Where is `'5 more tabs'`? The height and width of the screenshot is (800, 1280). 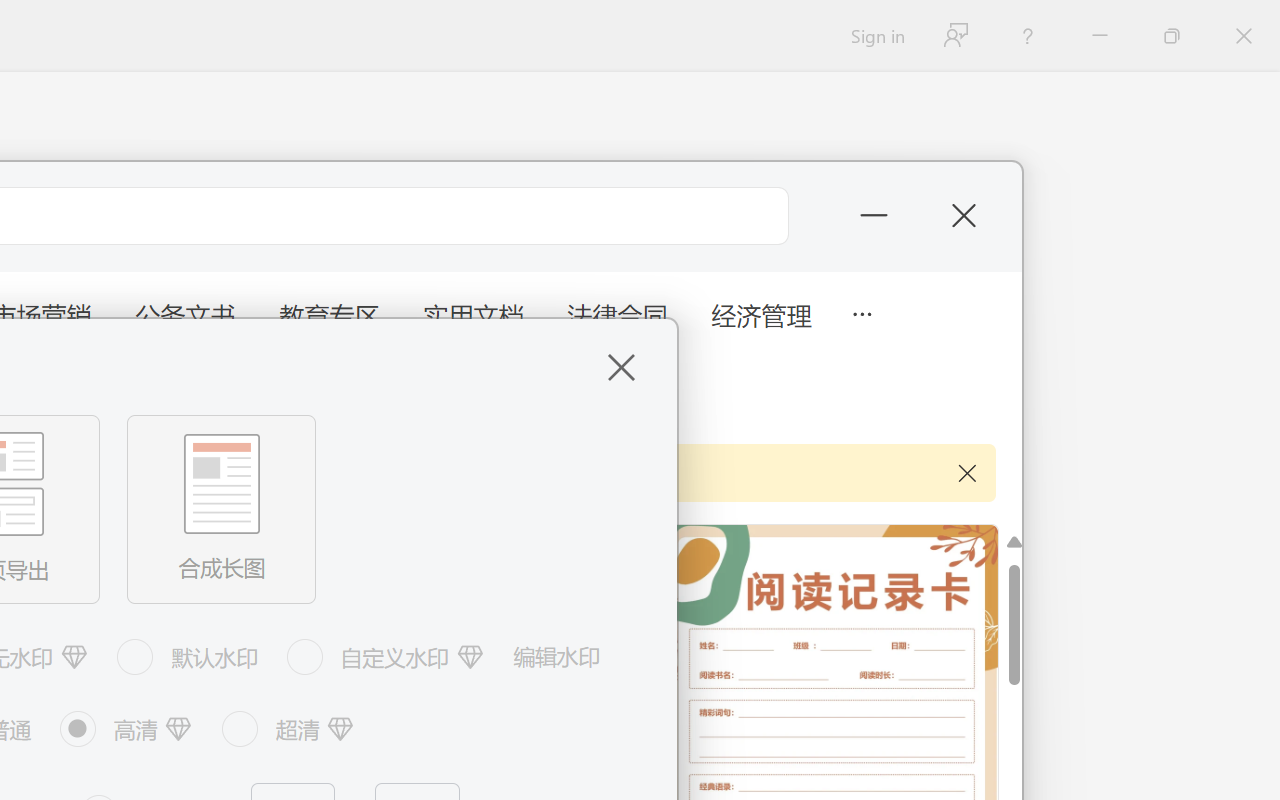 '5 more tabs' is located at coordinates (861, 311).